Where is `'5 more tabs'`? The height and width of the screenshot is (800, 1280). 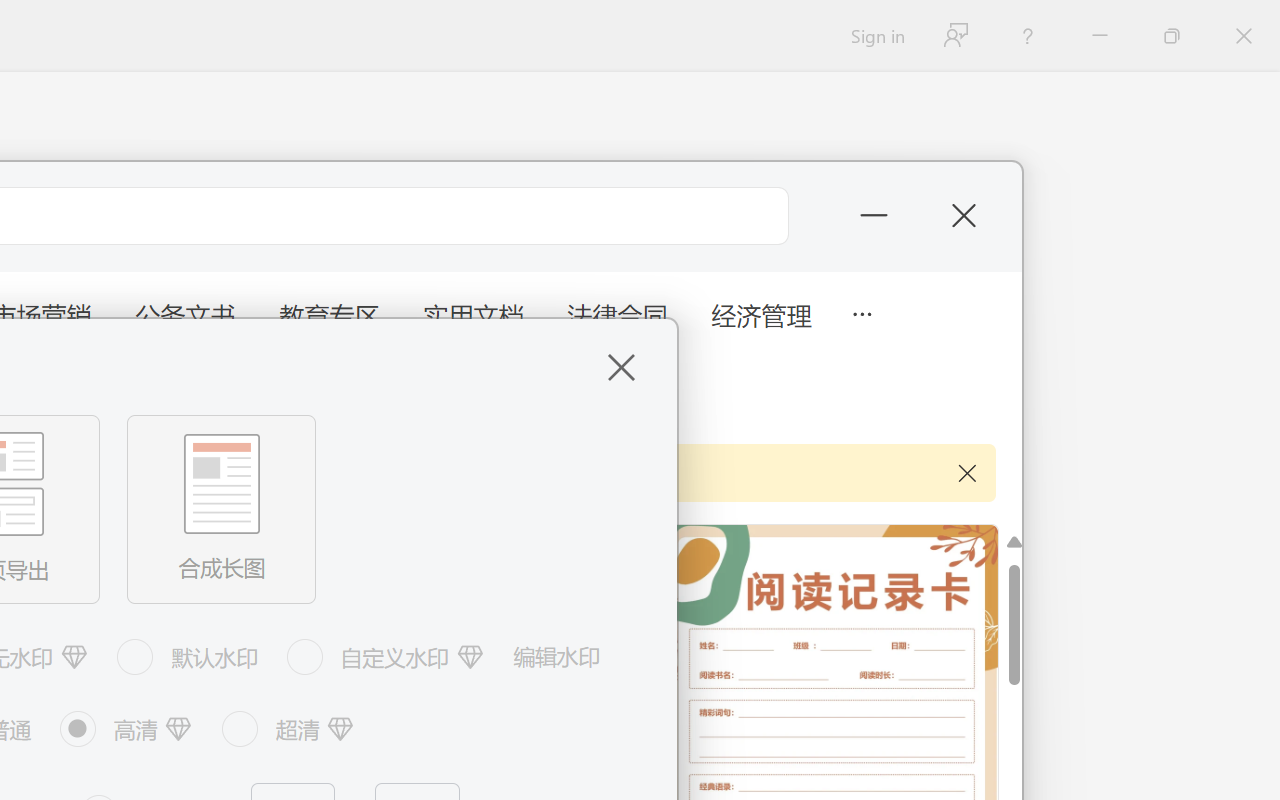 '5 more tabs' is located at coordinates (861, 311).